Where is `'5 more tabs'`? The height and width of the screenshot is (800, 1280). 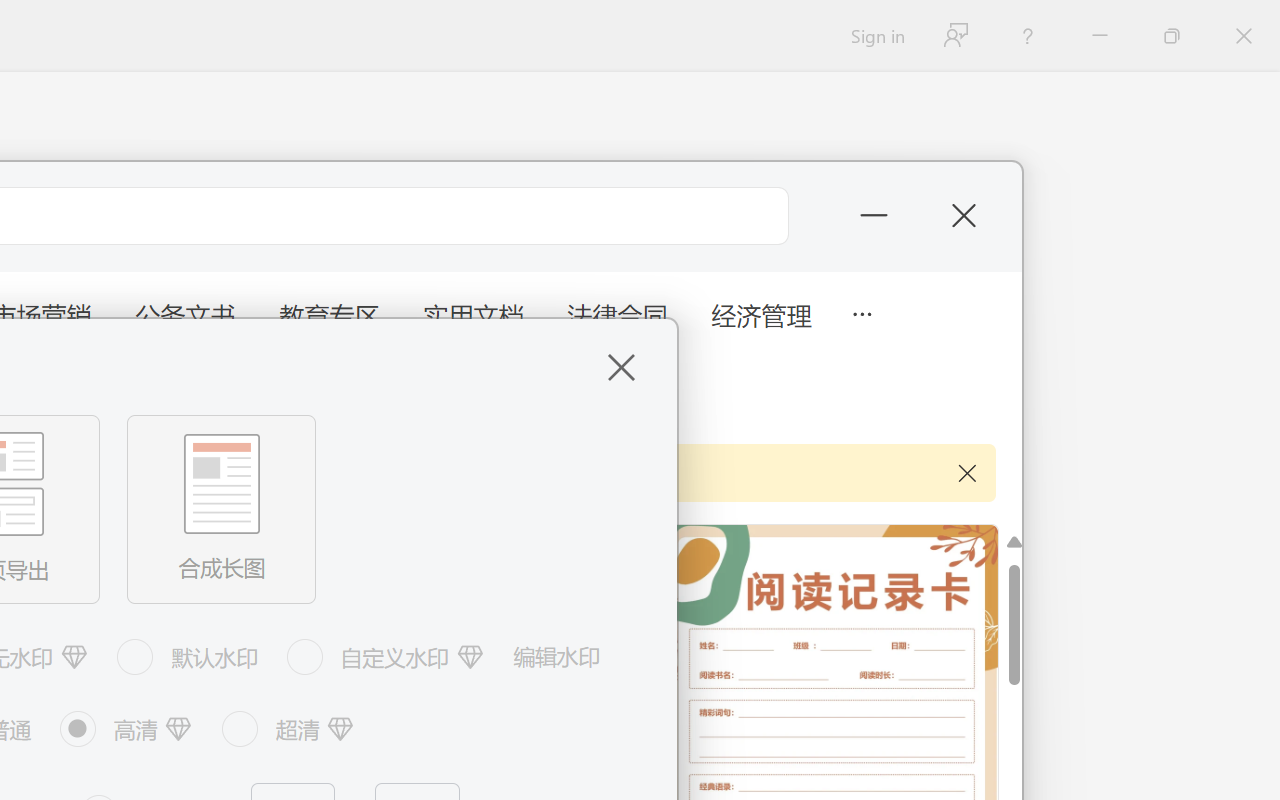 '5 more tabs' is located at coordinates (861, 311).